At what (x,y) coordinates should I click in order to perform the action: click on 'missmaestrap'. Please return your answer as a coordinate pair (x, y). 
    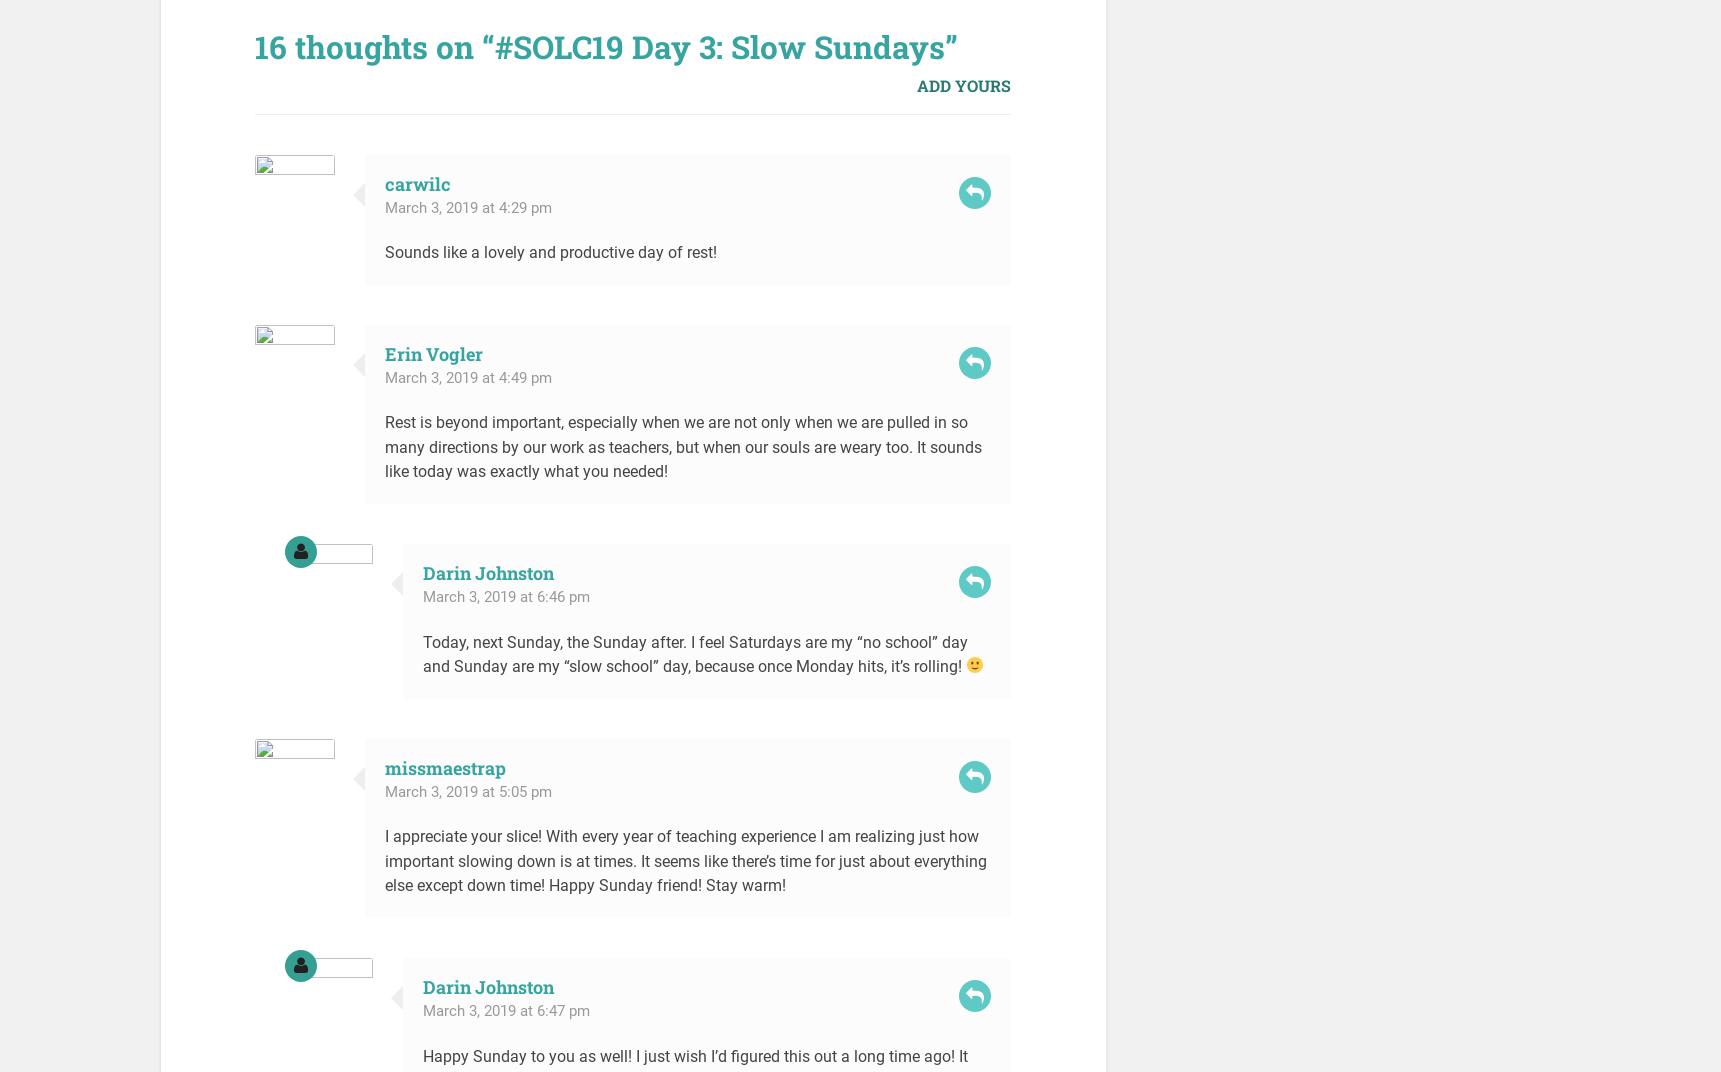
    Looking at the image, I should click on (384, 767).